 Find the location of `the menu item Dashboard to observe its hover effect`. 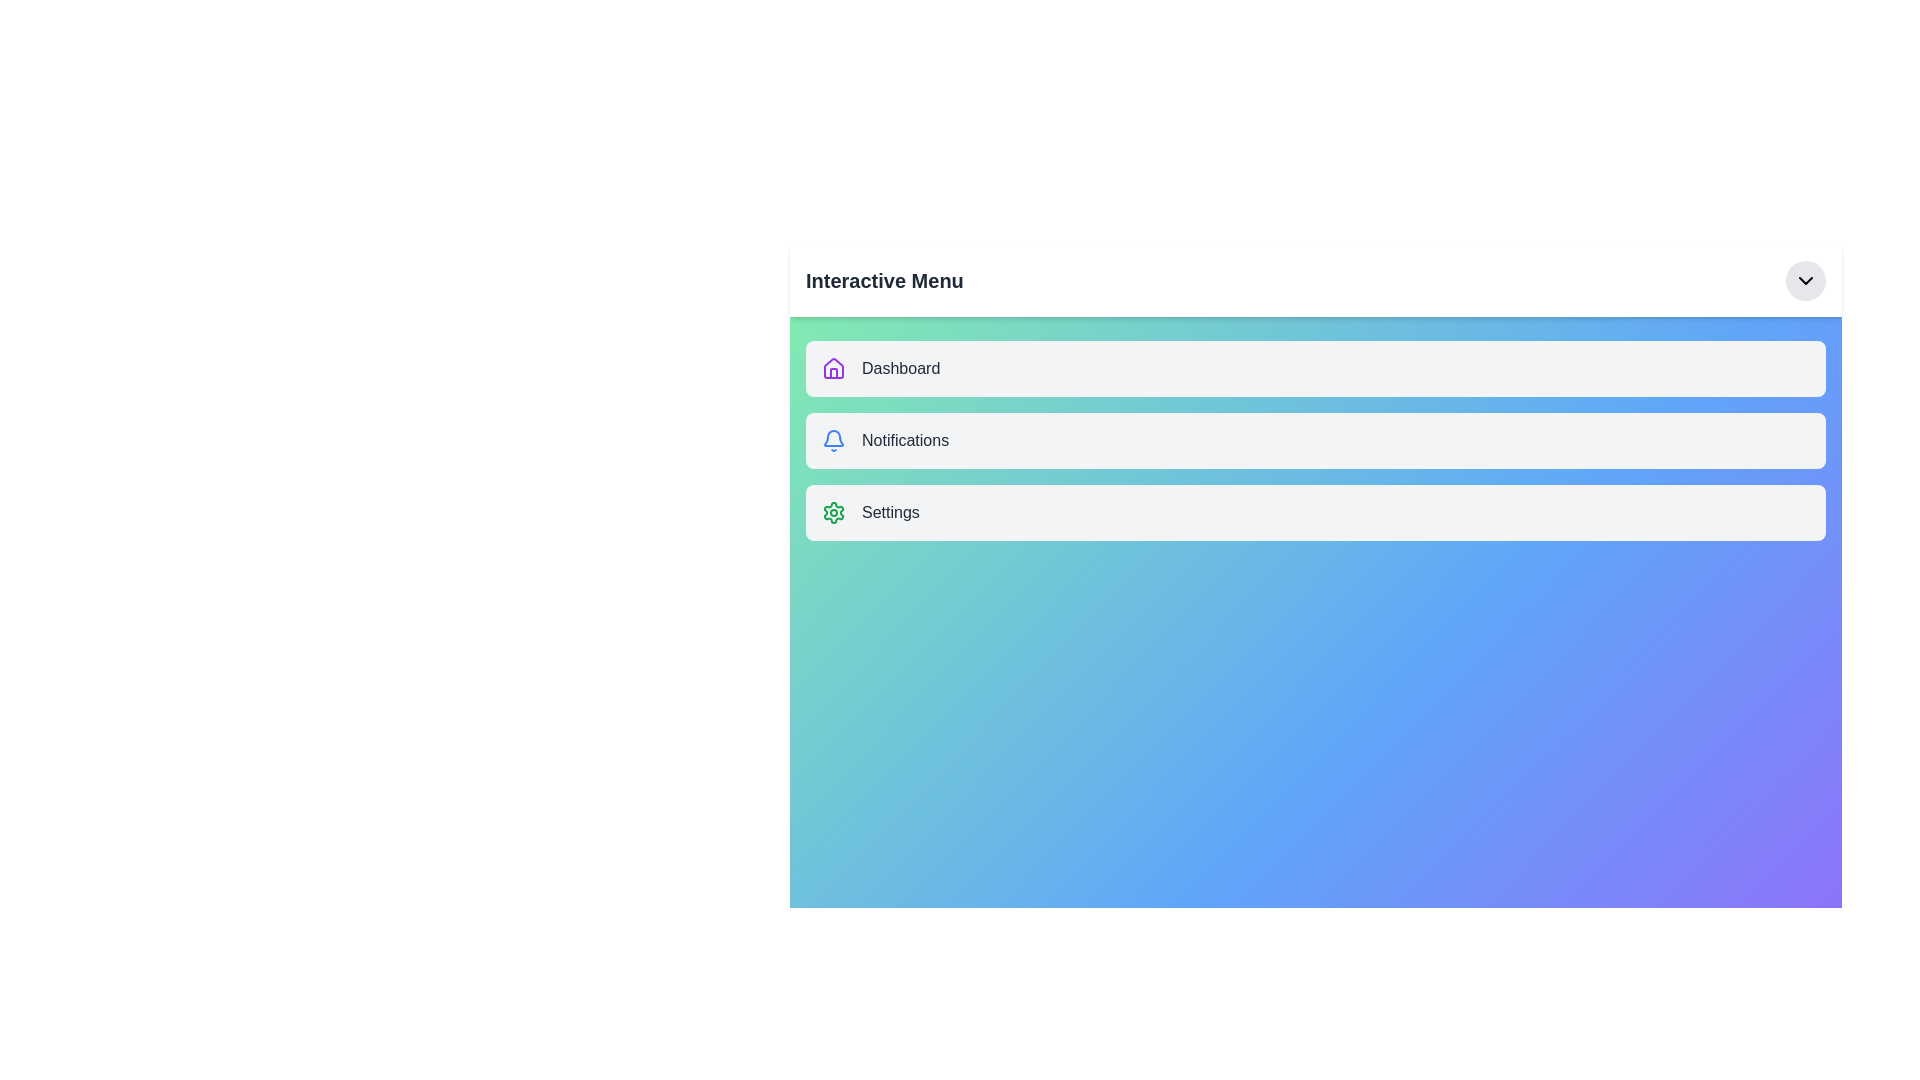

the menu item Dashboard to observe its hover effect is located at coordinates (1315, 369).